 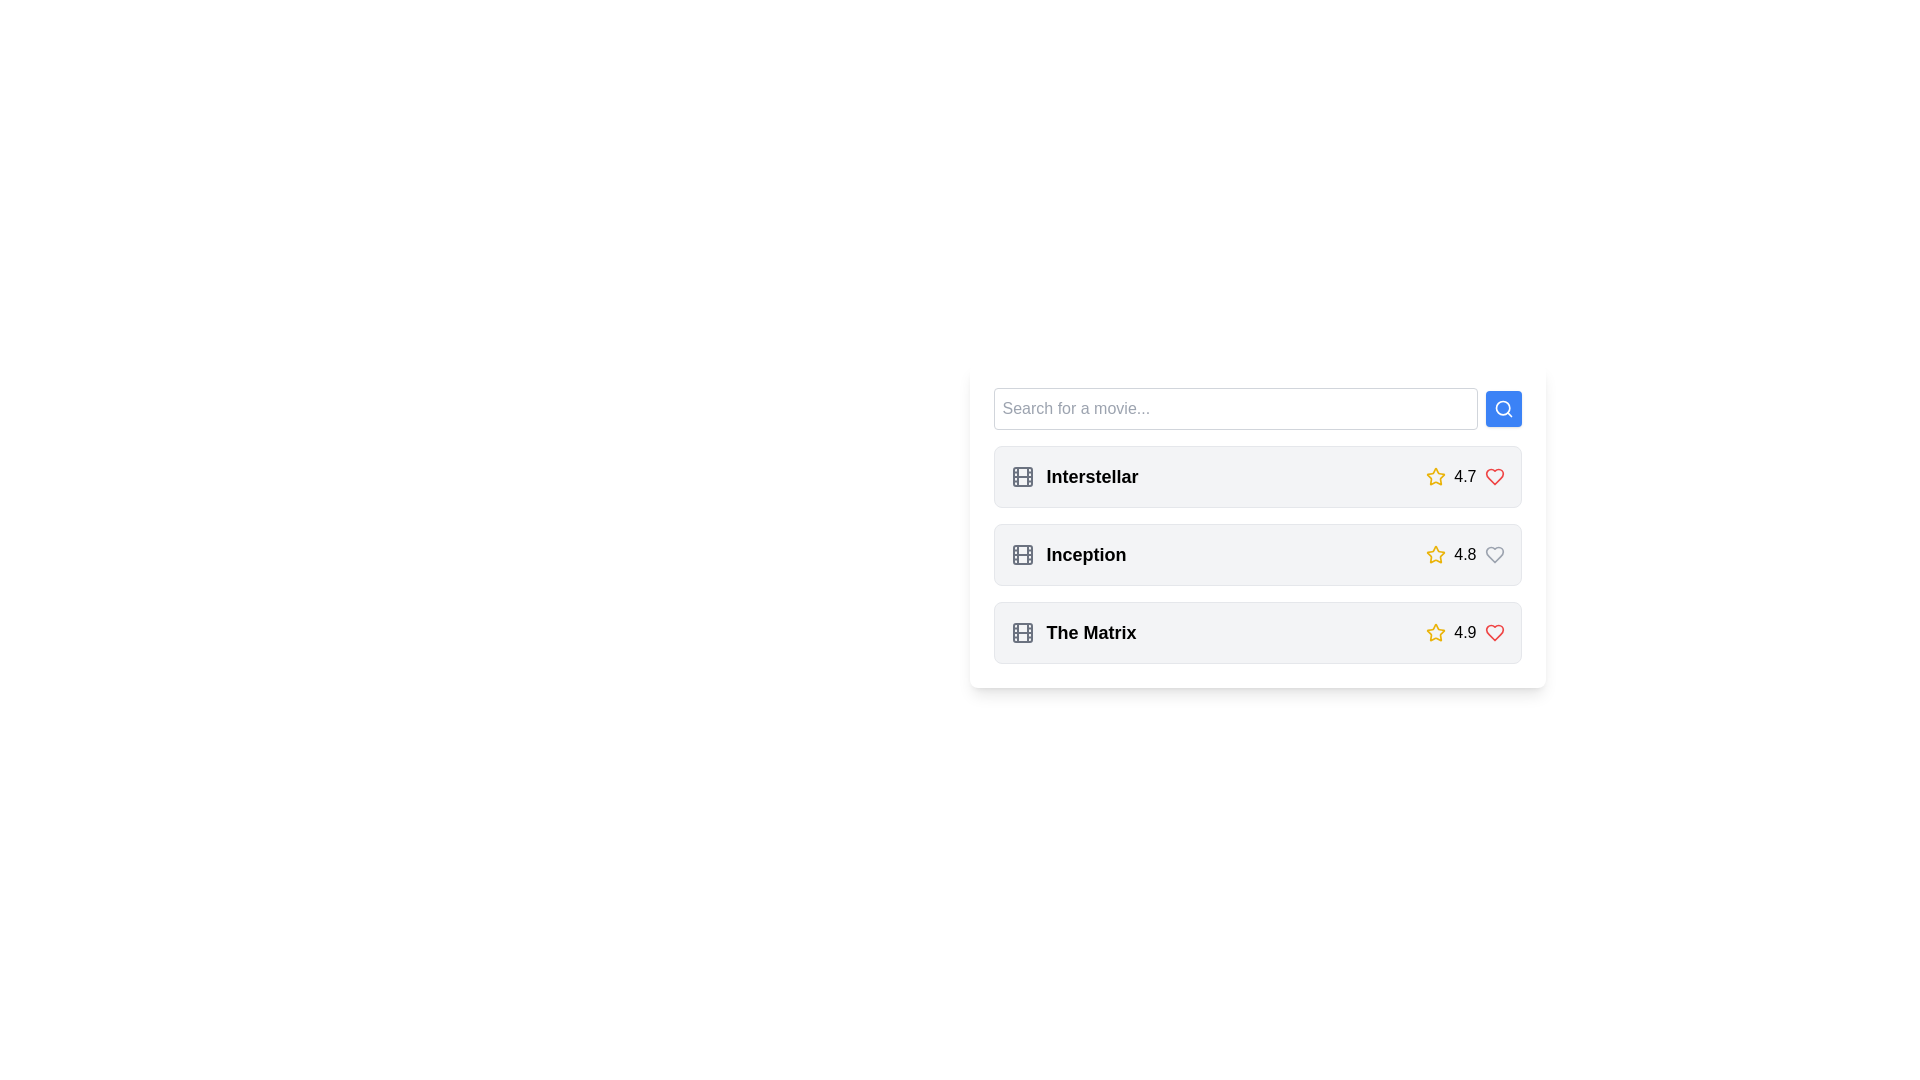 I want to click on the text label displaying the rating score of '4.9' for 'The Matrix' card, which is located at the right side of the yellow star icon and aligned with the red heart icon, so click(x=1465, y=632).